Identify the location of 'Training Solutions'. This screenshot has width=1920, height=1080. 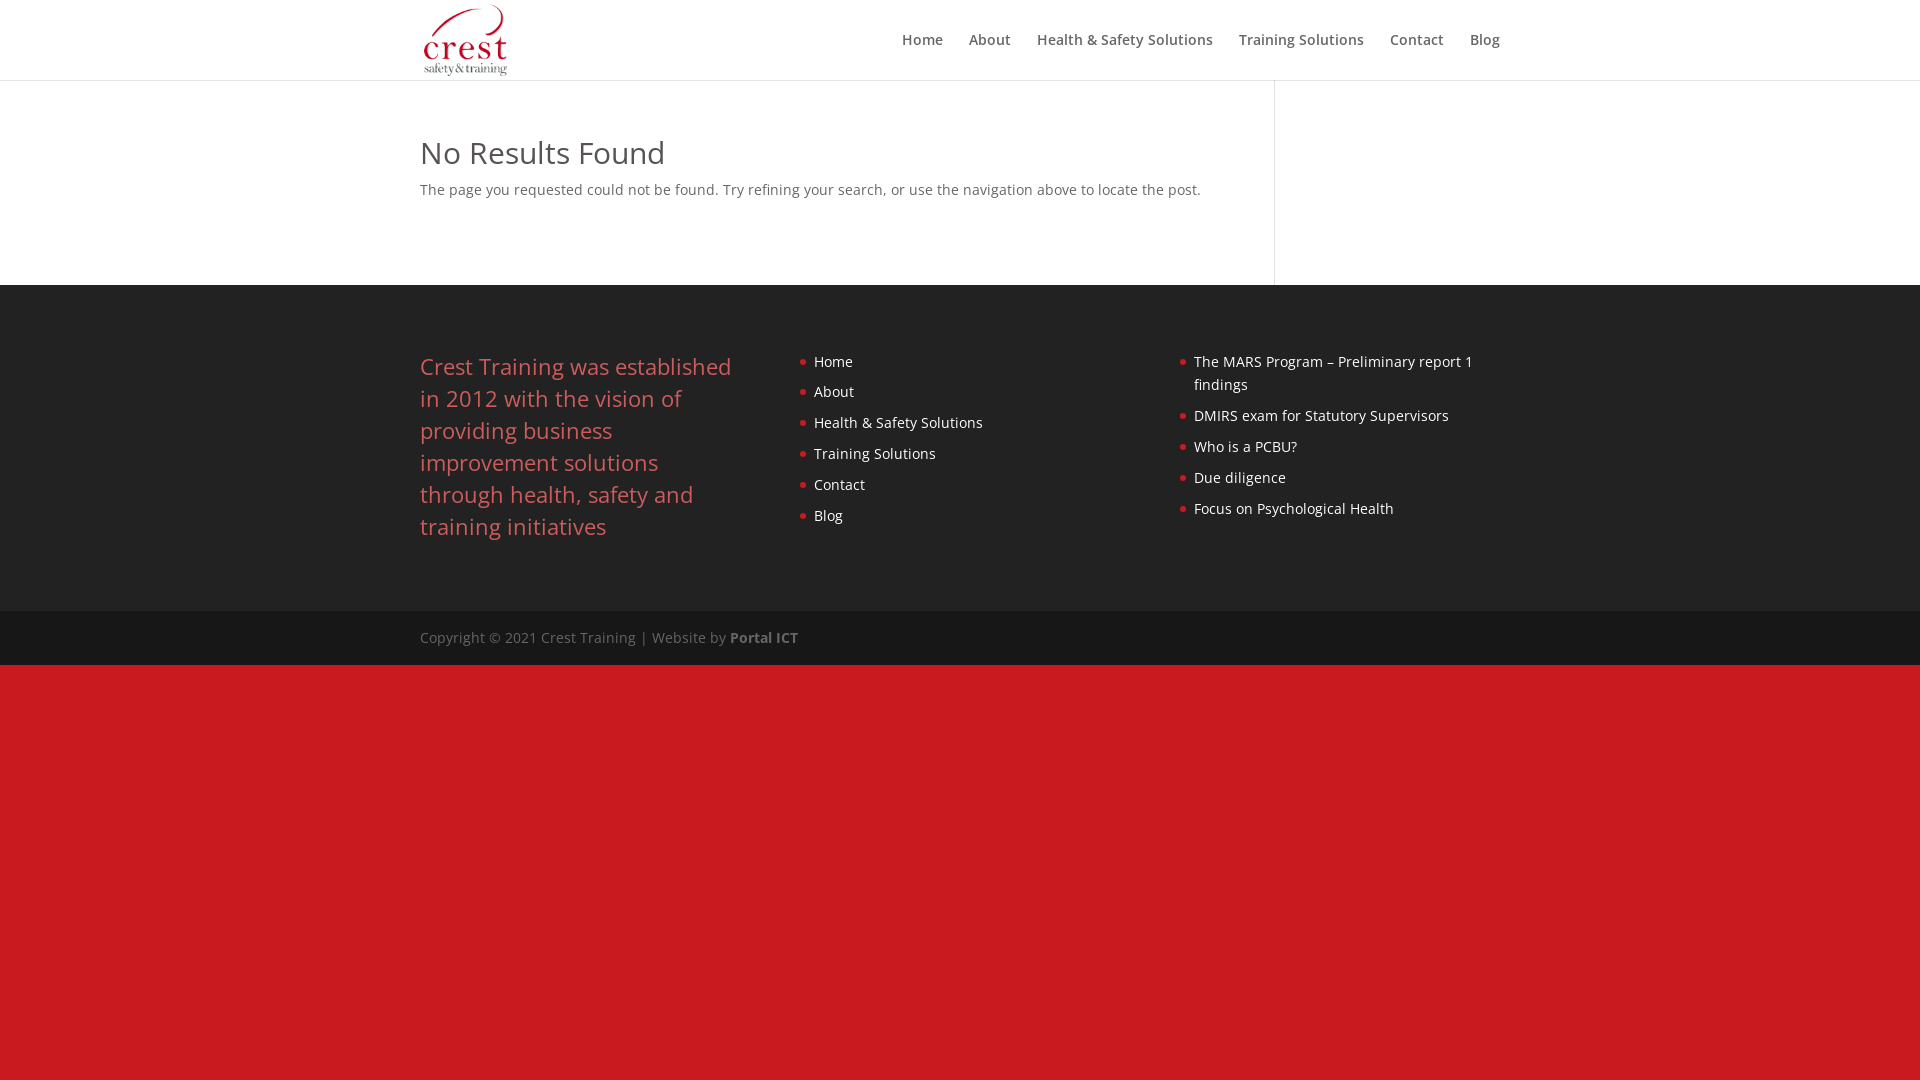
(814, 453).